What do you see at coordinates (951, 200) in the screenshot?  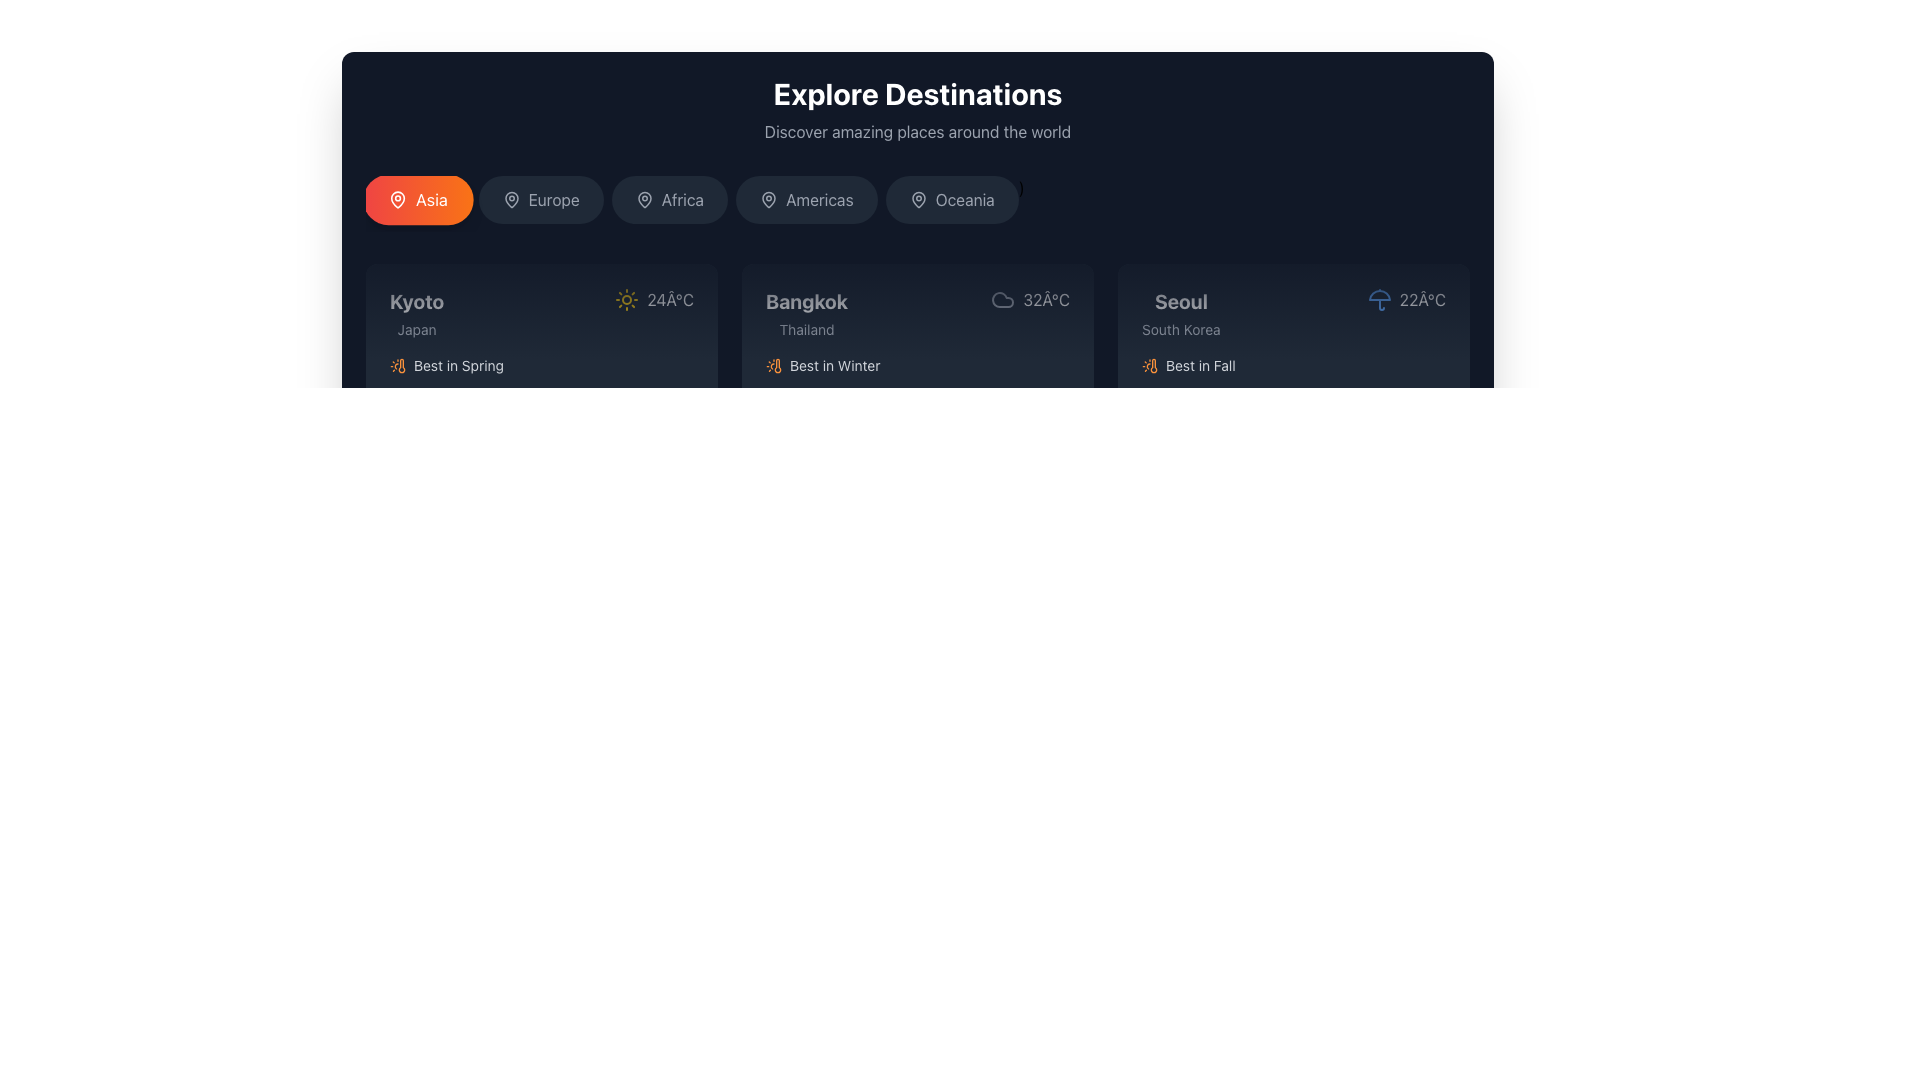 I see `the 'Oceania' category button located at the top-center of the interface` at bounding box center [951, 200].